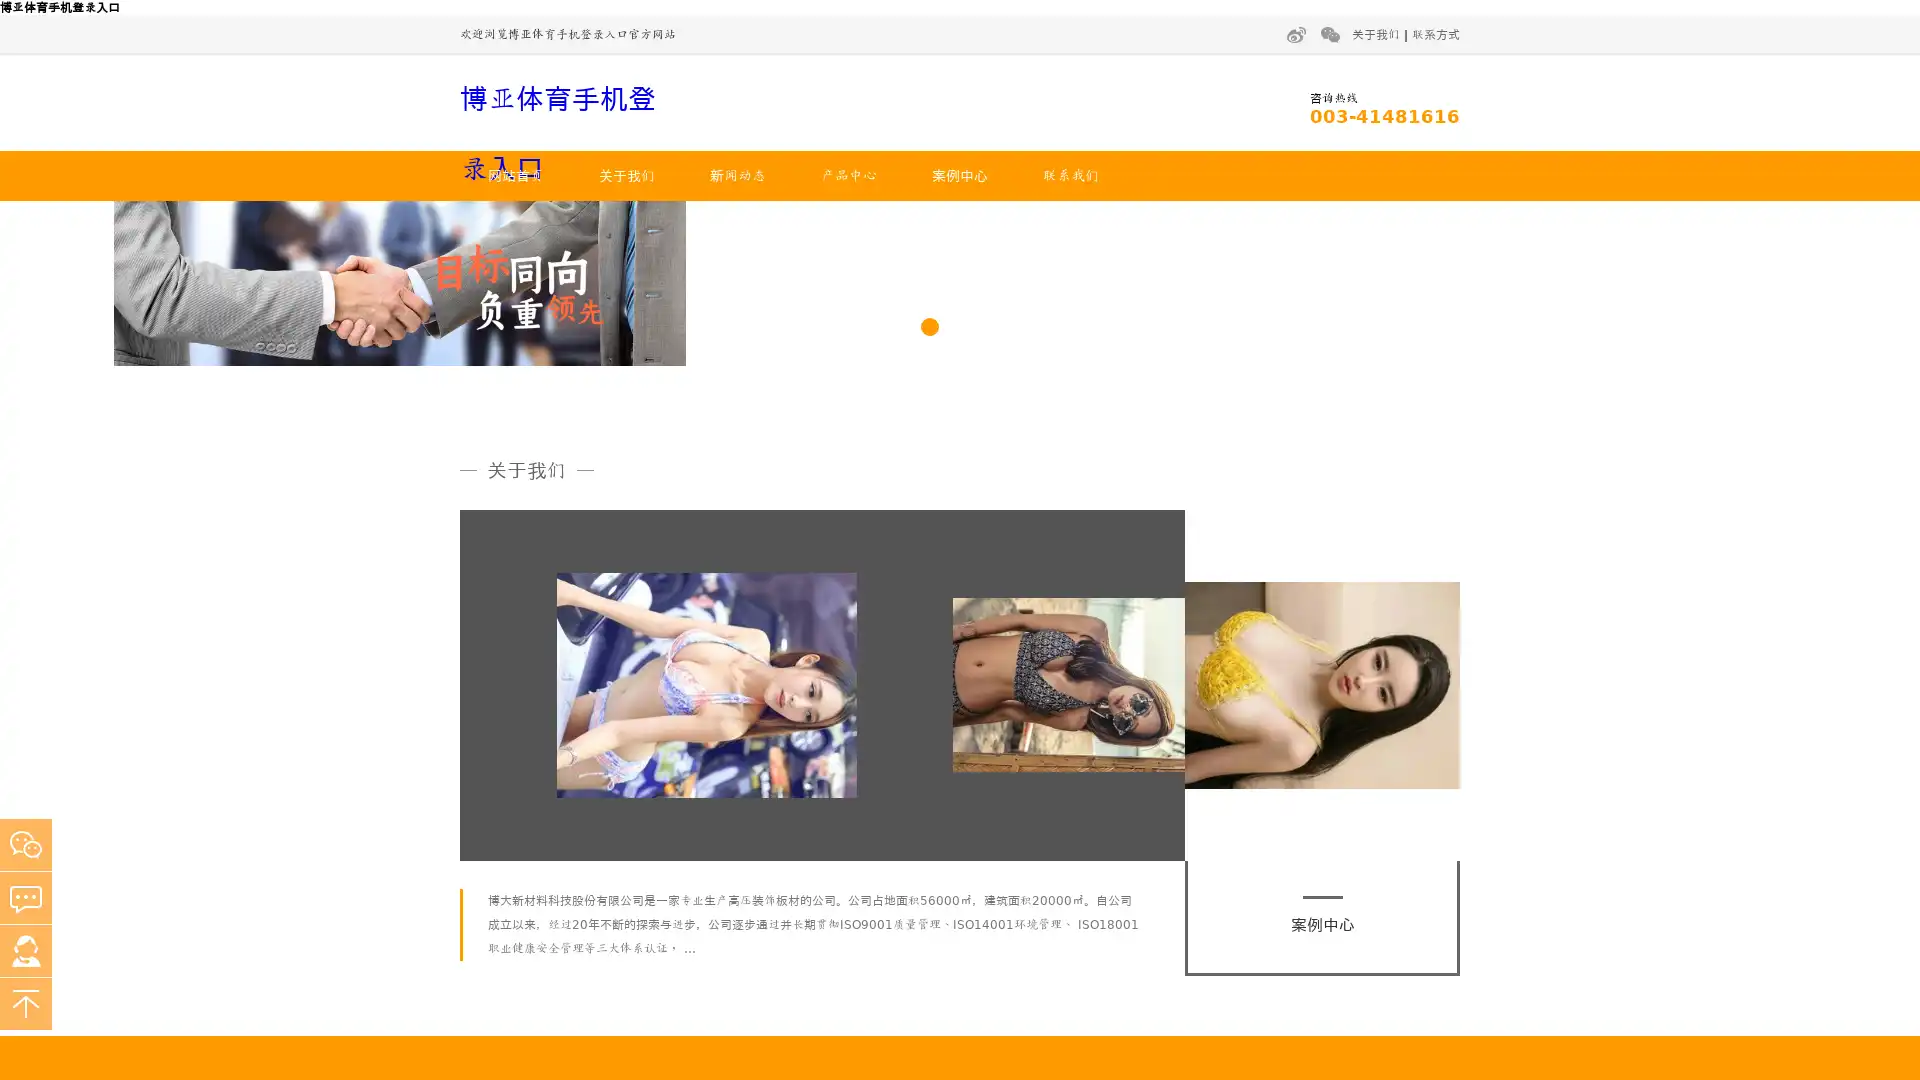  I want to click on 2, so click(960, 556).